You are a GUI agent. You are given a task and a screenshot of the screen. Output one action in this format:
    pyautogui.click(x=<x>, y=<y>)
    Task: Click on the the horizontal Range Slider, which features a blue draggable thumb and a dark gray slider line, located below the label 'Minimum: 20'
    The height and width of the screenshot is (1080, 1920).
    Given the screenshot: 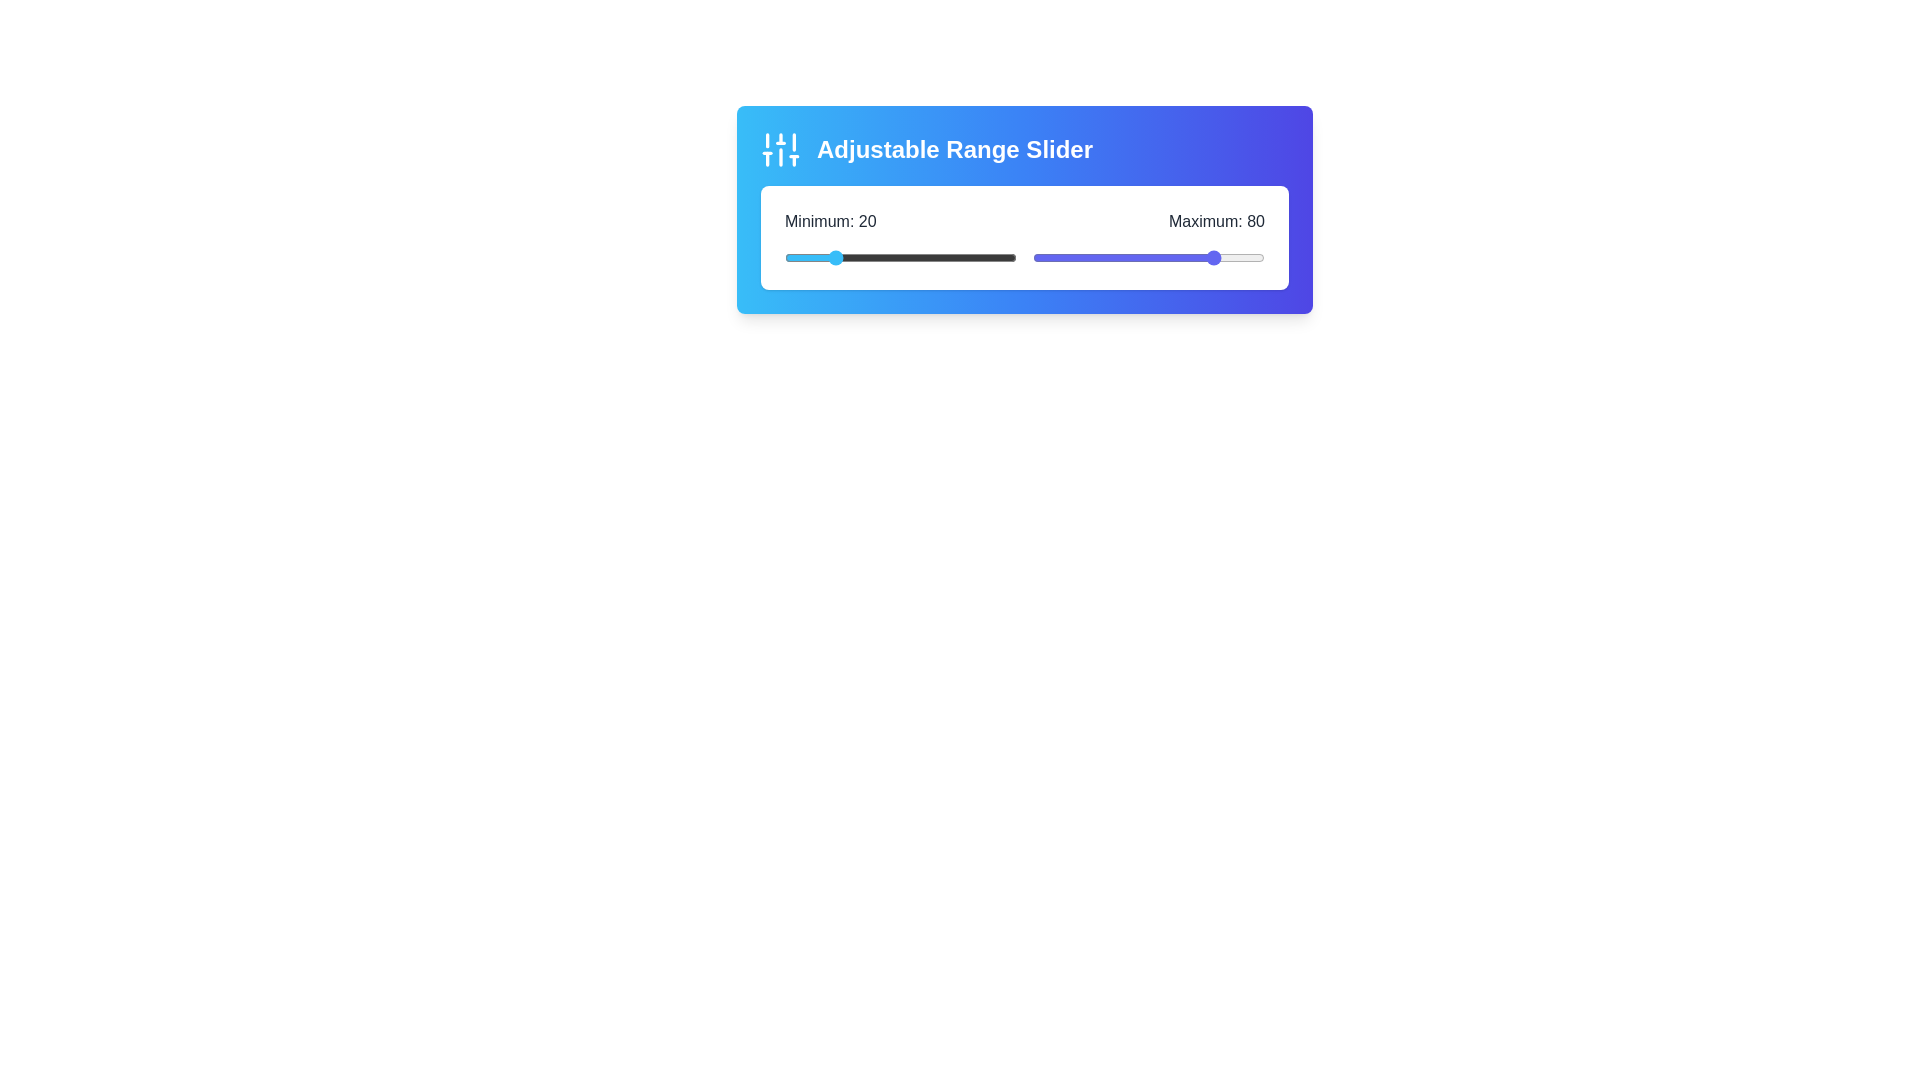 What is the action you would take?
    pyautogui.click(x=900, y=257)
    